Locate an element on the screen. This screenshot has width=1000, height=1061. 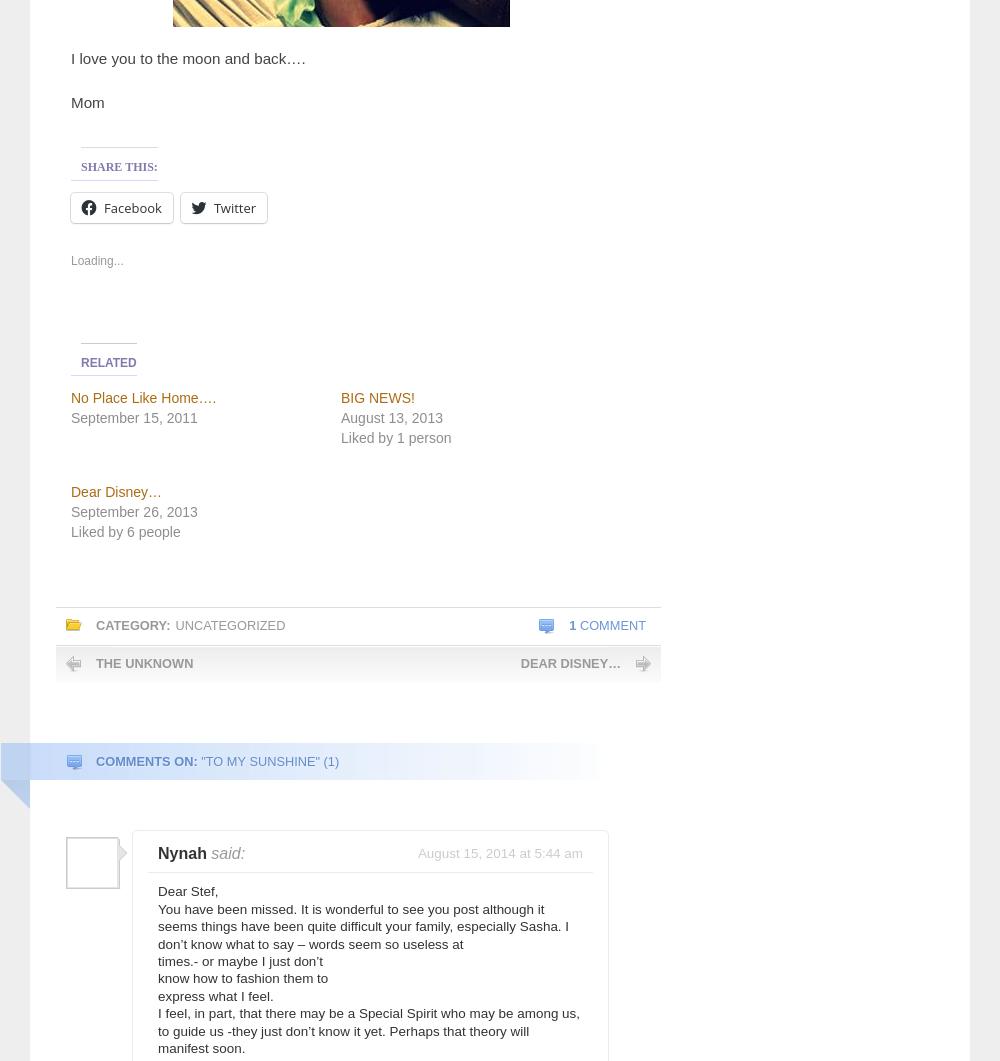
'The Unknown' is located at coordinates (144, 661).